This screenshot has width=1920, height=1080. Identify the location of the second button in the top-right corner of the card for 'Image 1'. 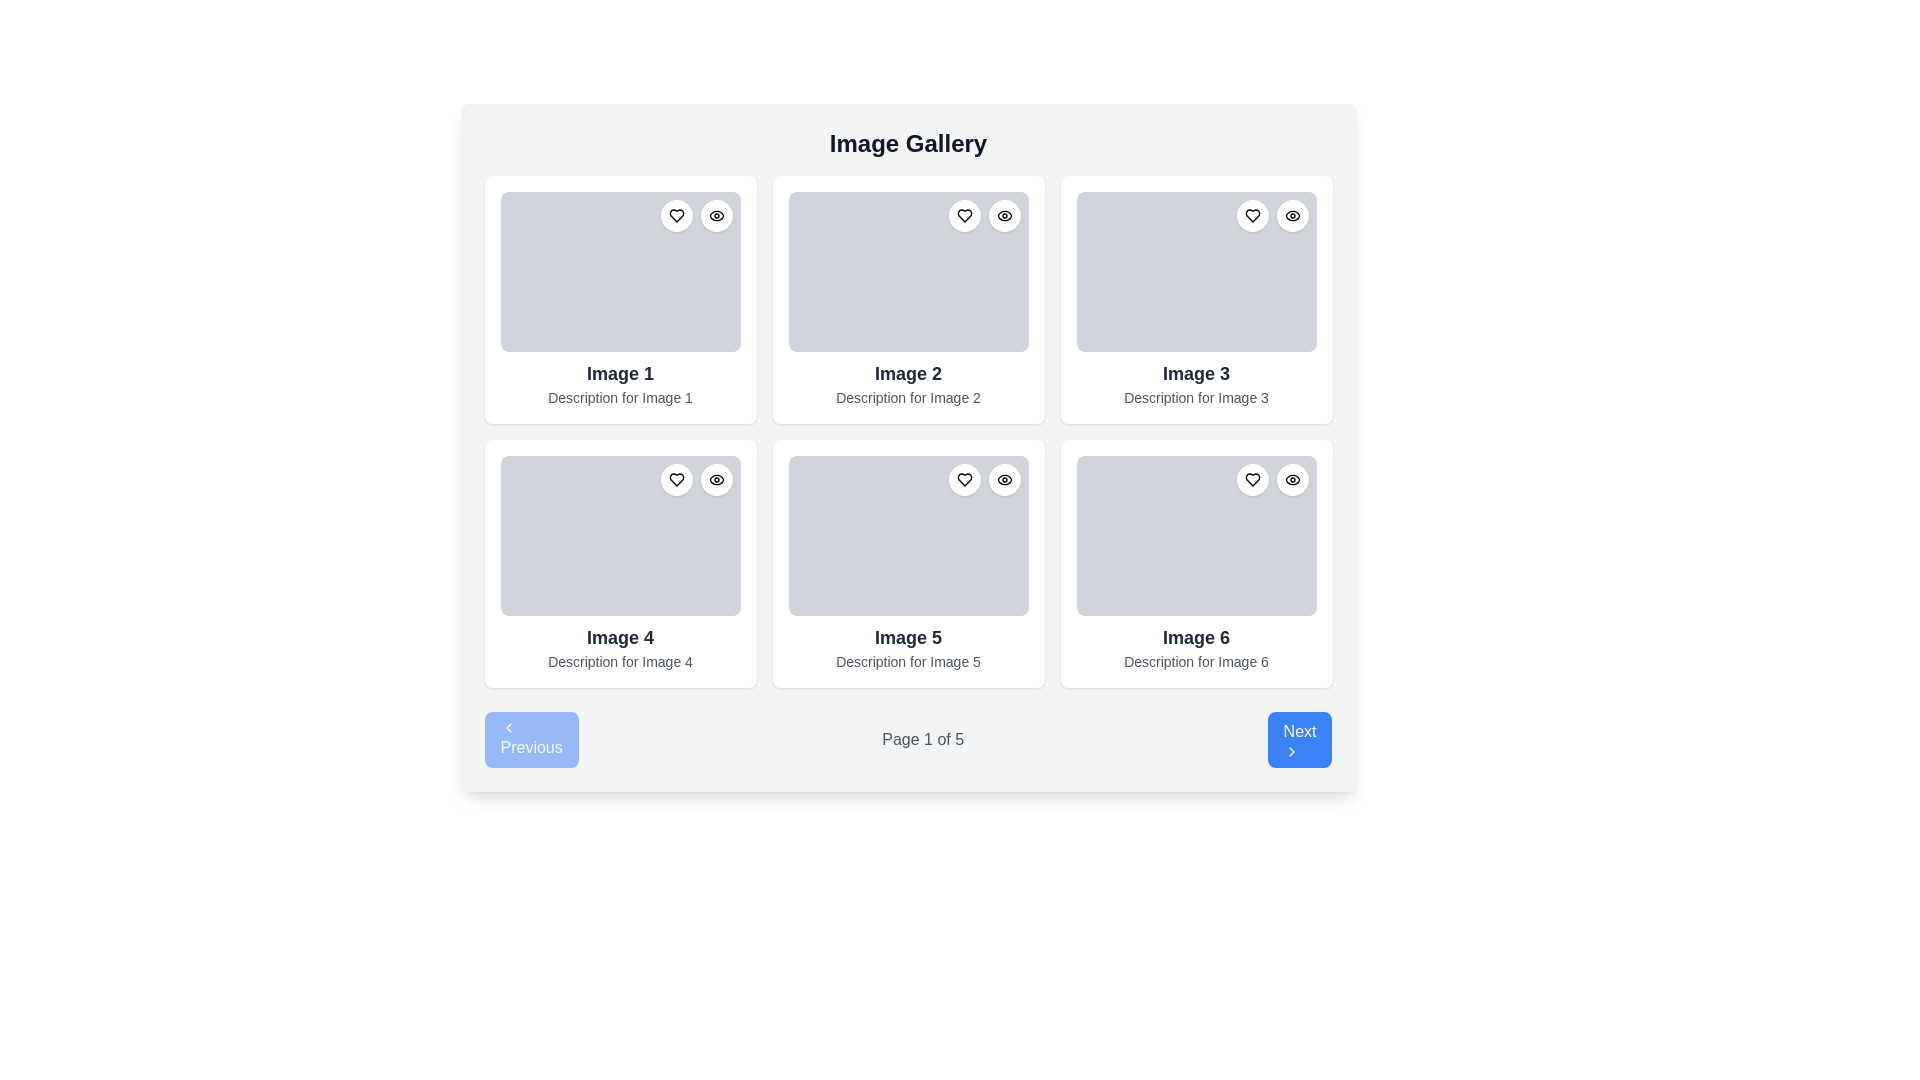
(716, 216).